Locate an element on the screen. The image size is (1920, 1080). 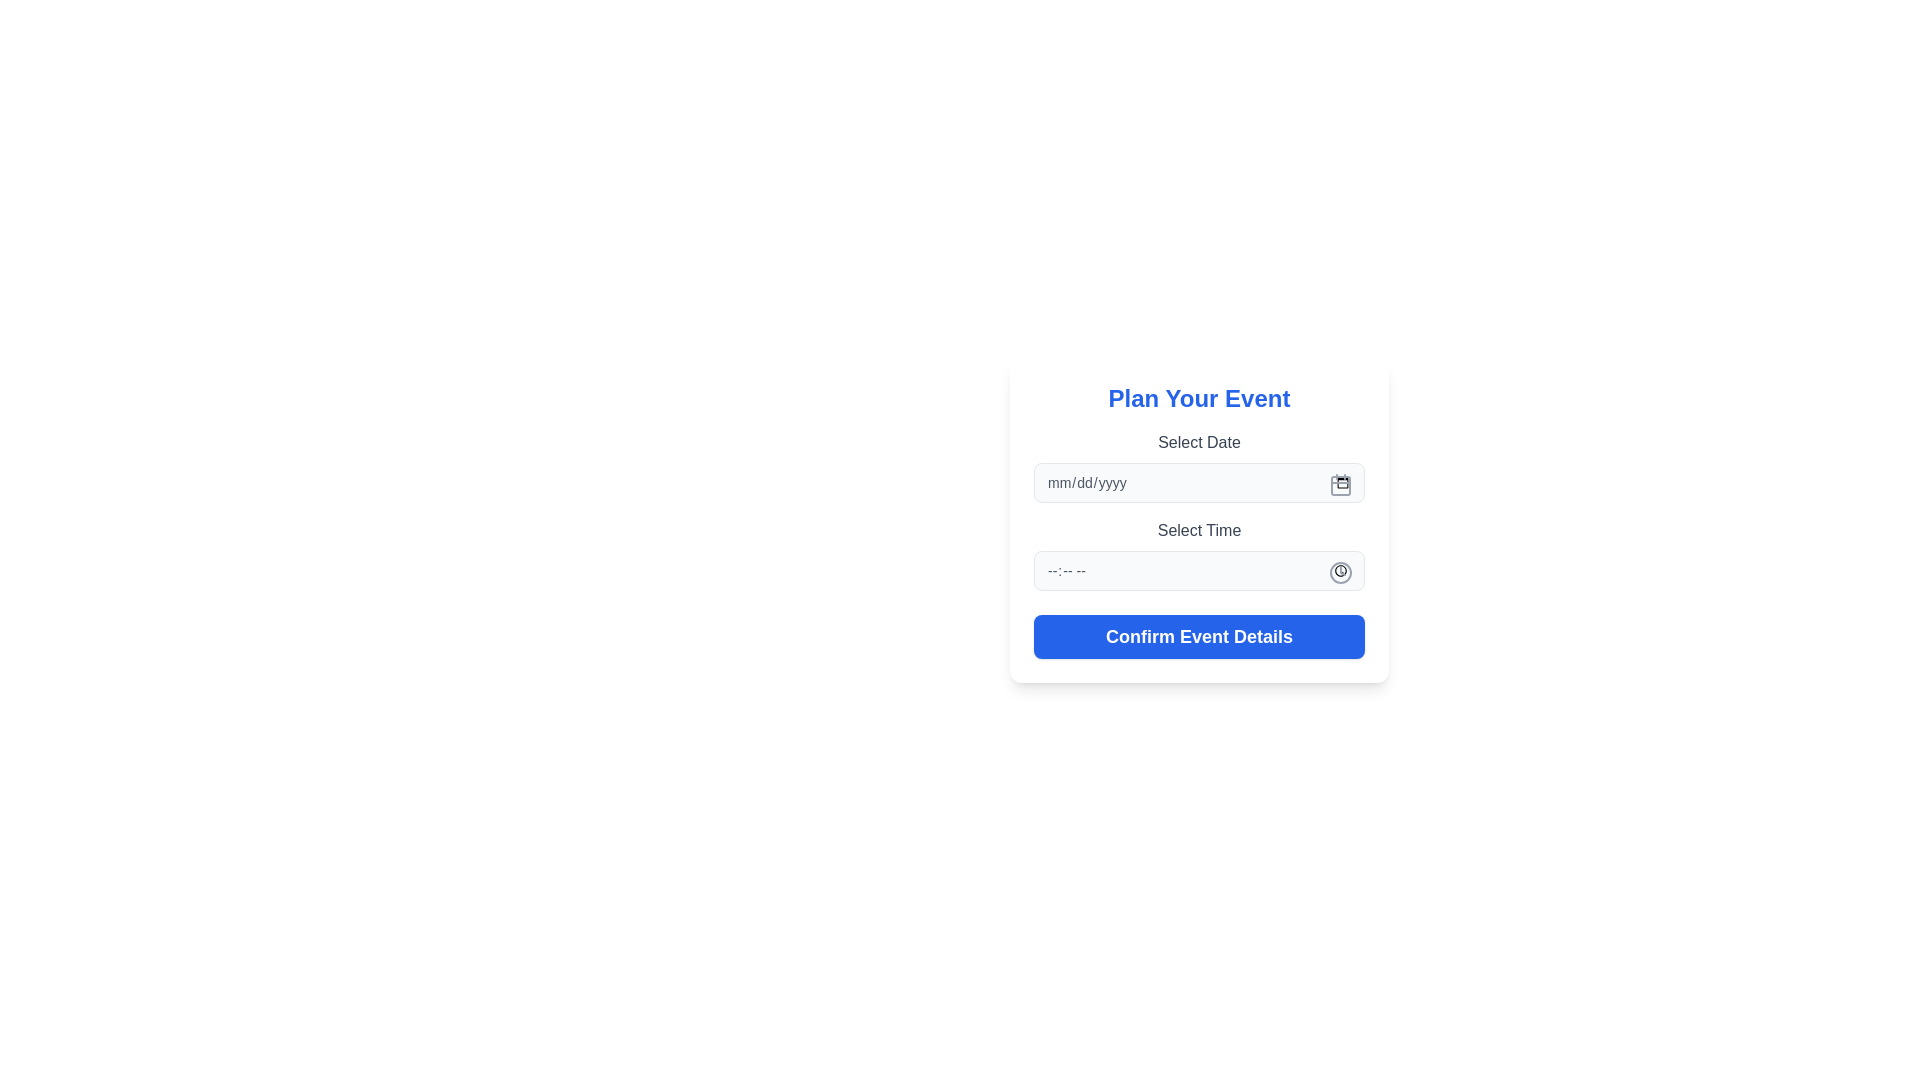
the small square with rounded corners located within the calendar icon next to the 'Select Date' field is located at coordinates (1340, 486).